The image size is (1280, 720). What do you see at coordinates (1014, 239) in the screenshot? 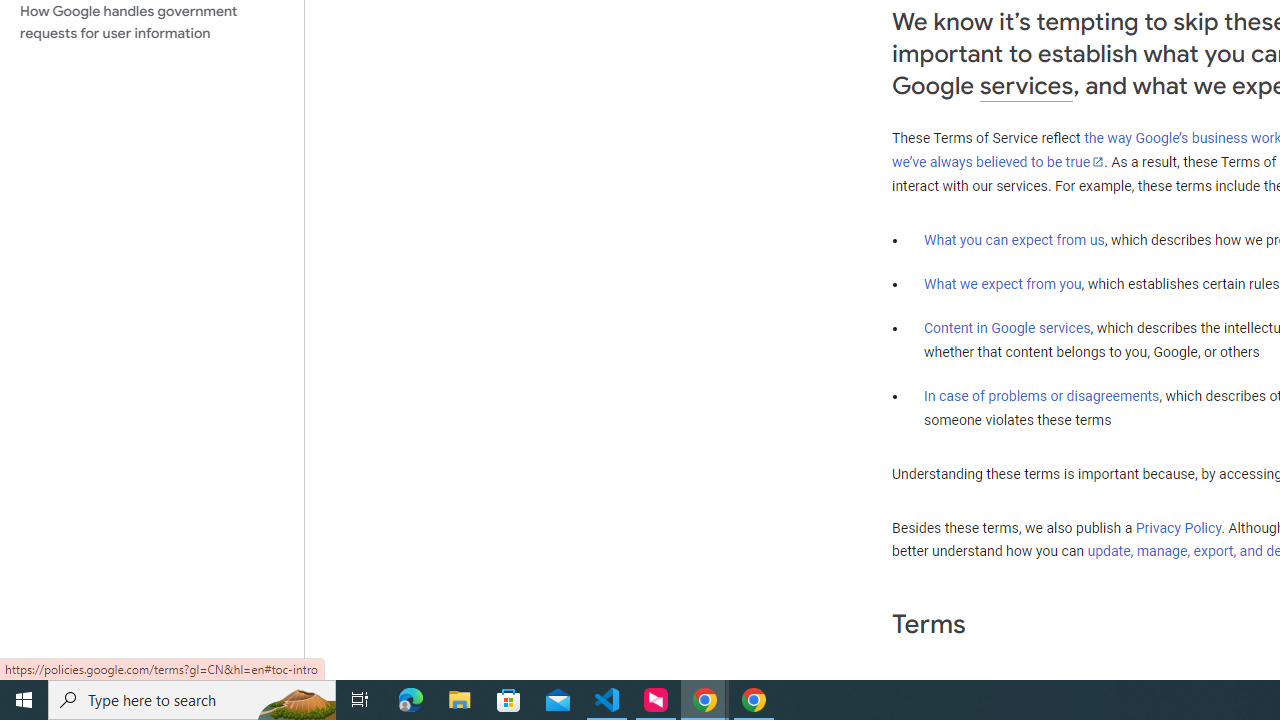
I see `'What you can expect from us'` at bounding box center [1014, 239].